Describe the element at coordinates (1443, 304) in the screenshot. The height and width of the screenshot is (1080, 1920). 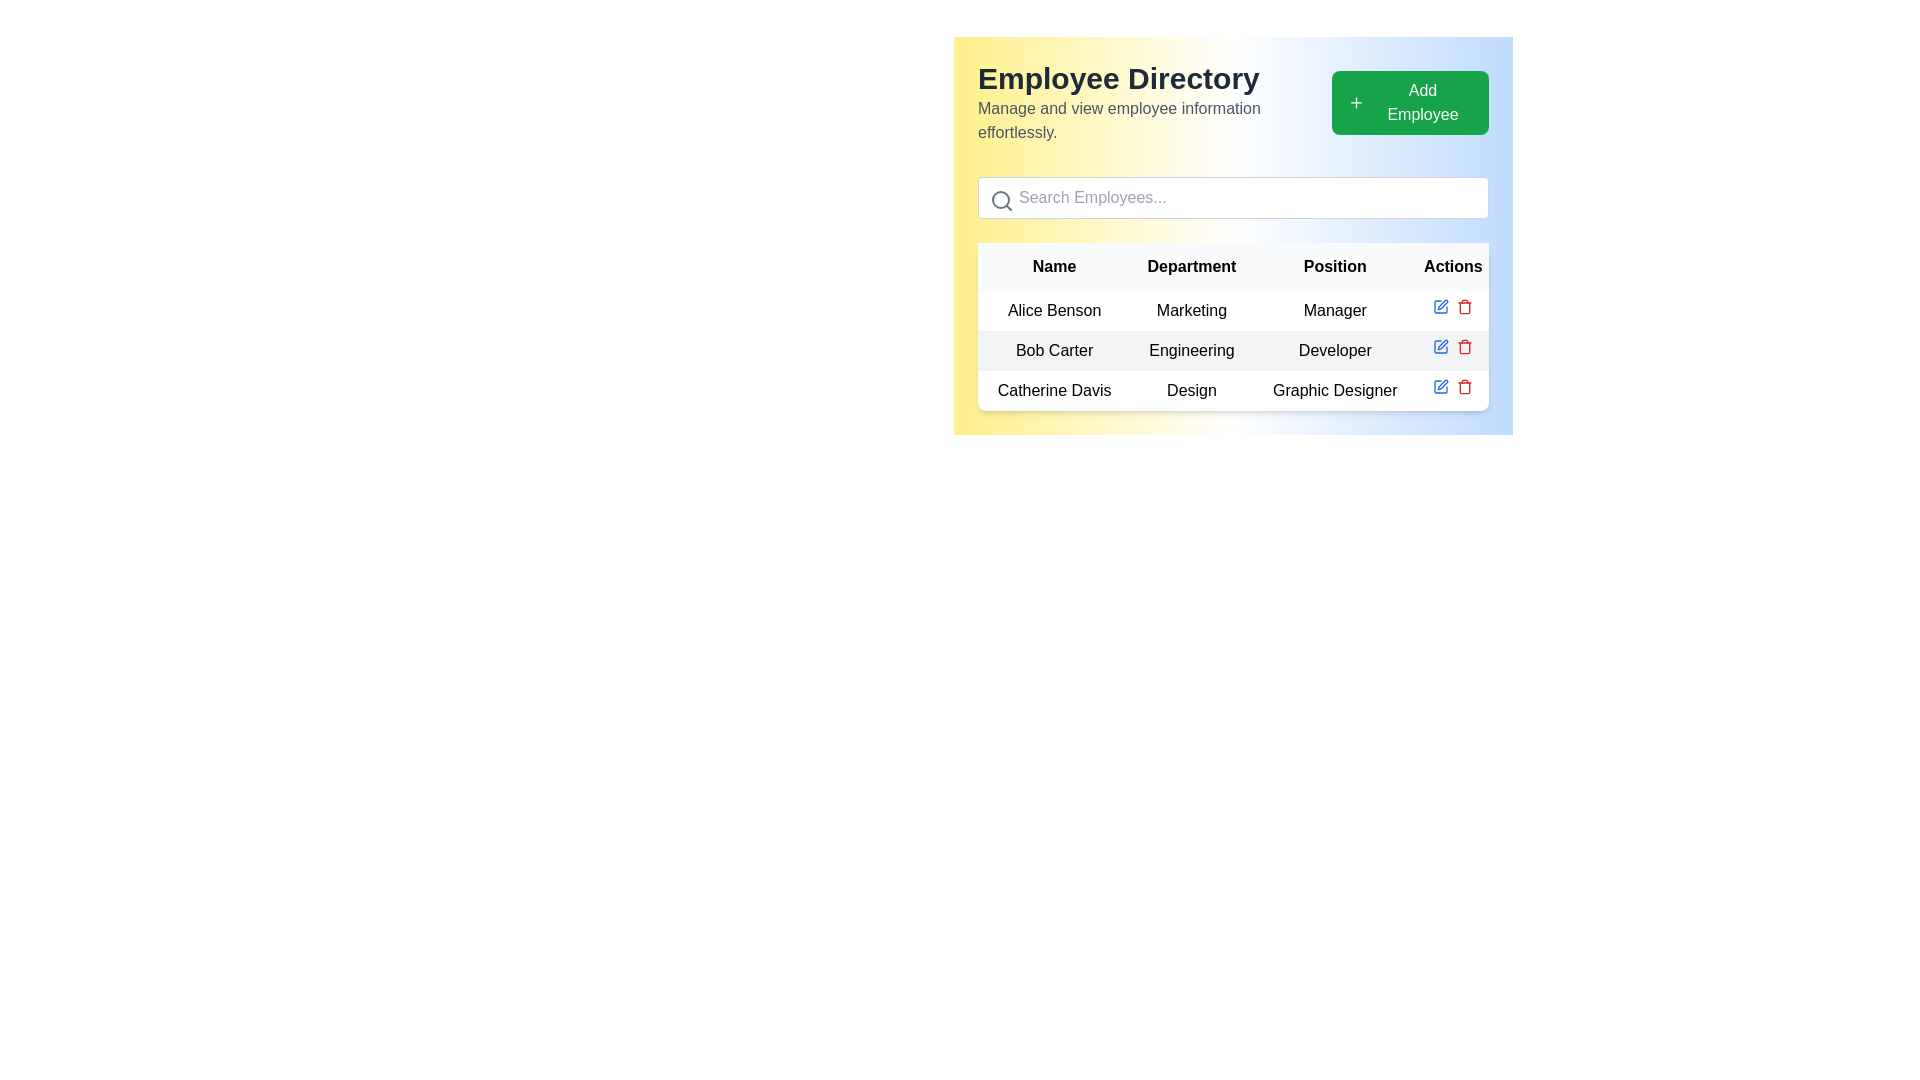
I see `the edit icon (SVG) located in the 'Actions' column of the table for the second employee, 'Bob Carter'` at that location.